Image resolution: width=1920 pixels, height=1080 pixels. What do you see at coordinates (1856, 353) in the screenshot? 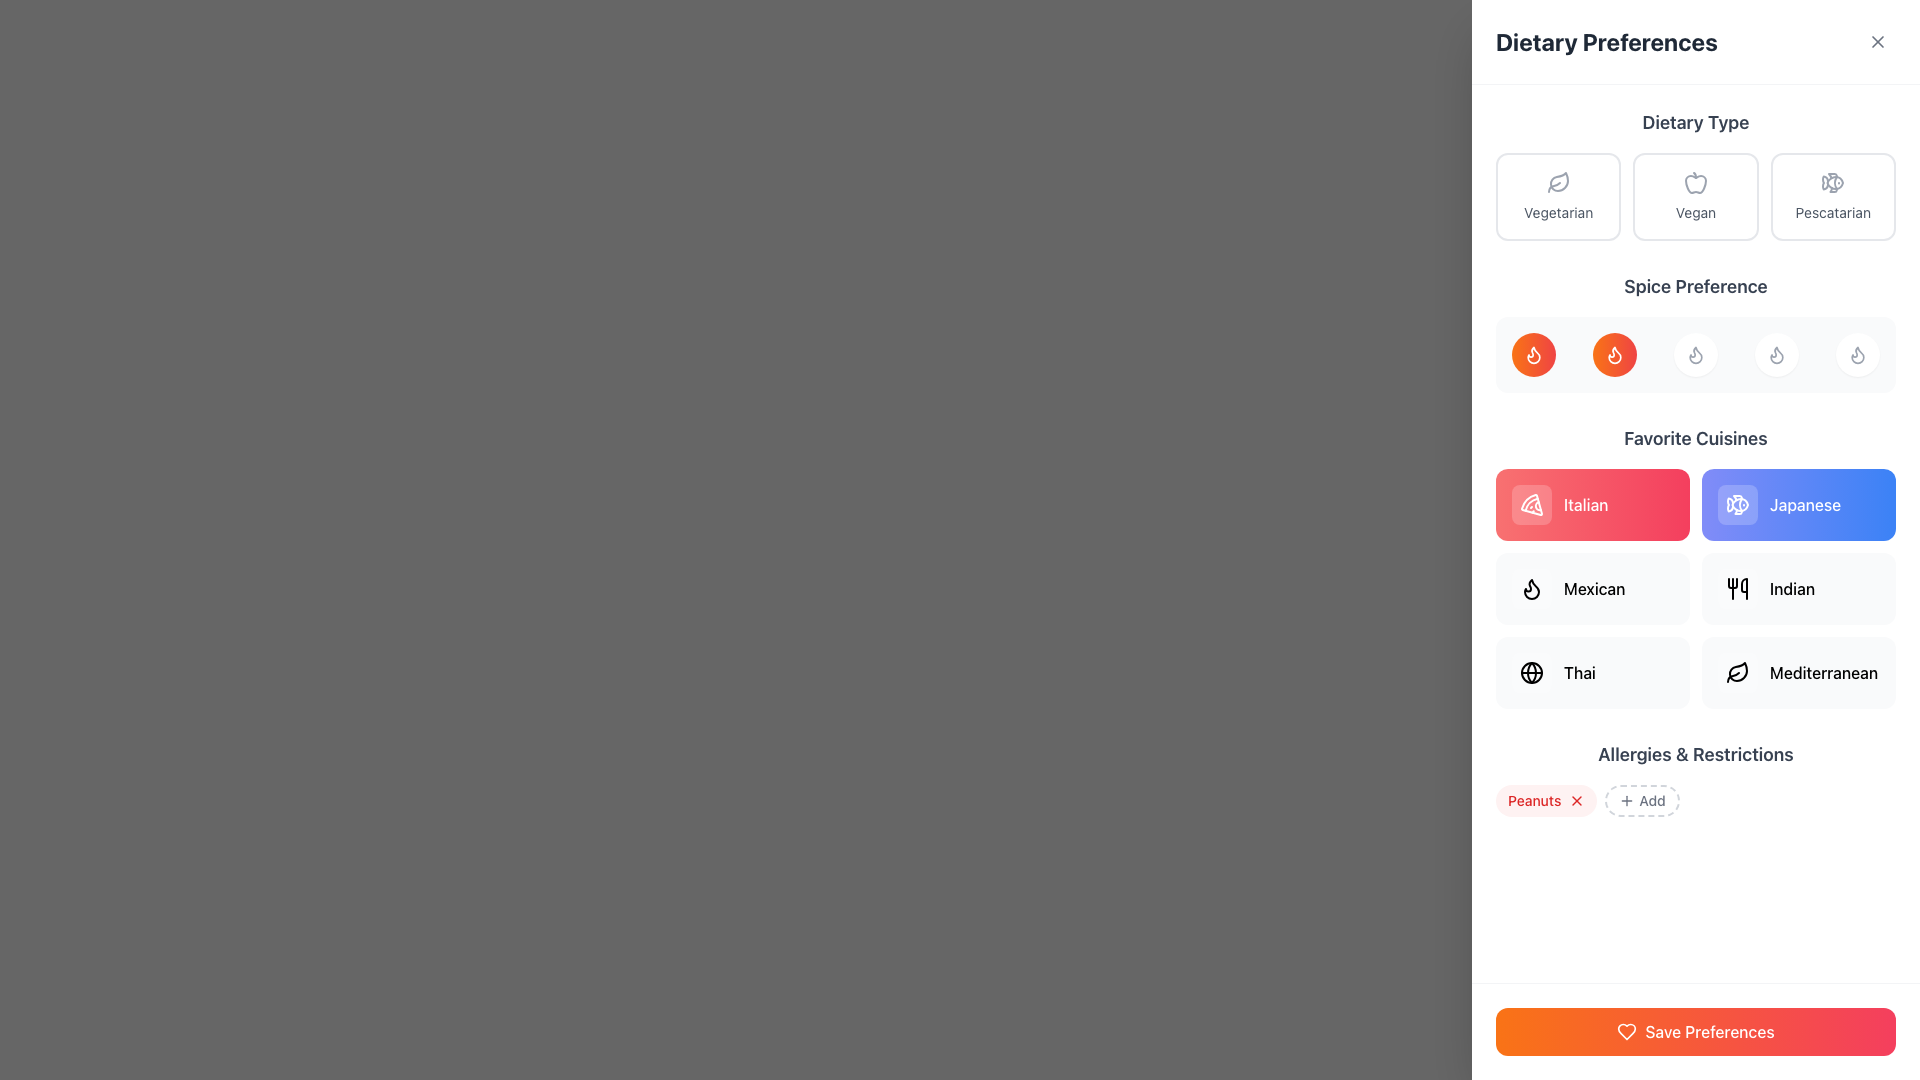
I see `the fifth flame-shaped icon in the 'Spice Preference' section` at bounding box center [1856, 353].